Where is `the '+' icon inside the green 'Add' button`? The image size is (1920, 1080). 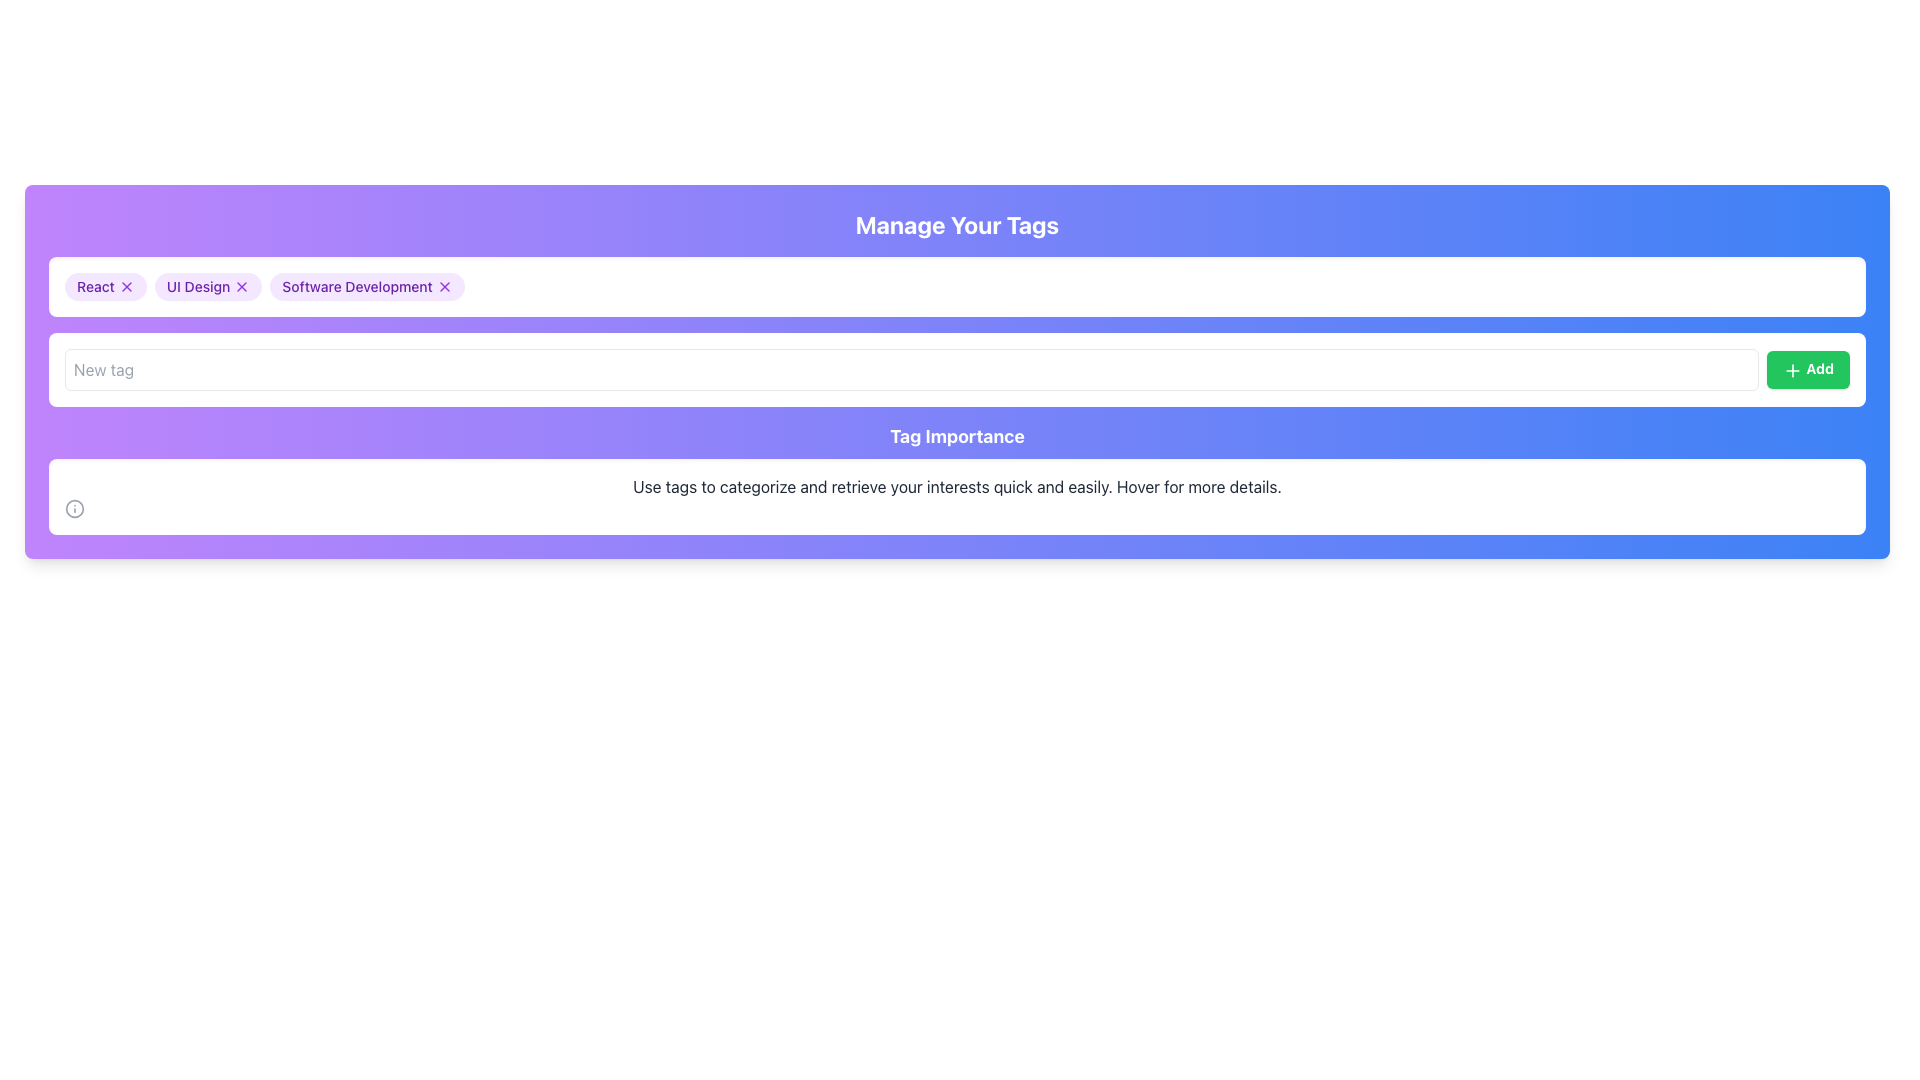
the '+' icon inside the green 'Add' button is located at coordinates (1792, 370).